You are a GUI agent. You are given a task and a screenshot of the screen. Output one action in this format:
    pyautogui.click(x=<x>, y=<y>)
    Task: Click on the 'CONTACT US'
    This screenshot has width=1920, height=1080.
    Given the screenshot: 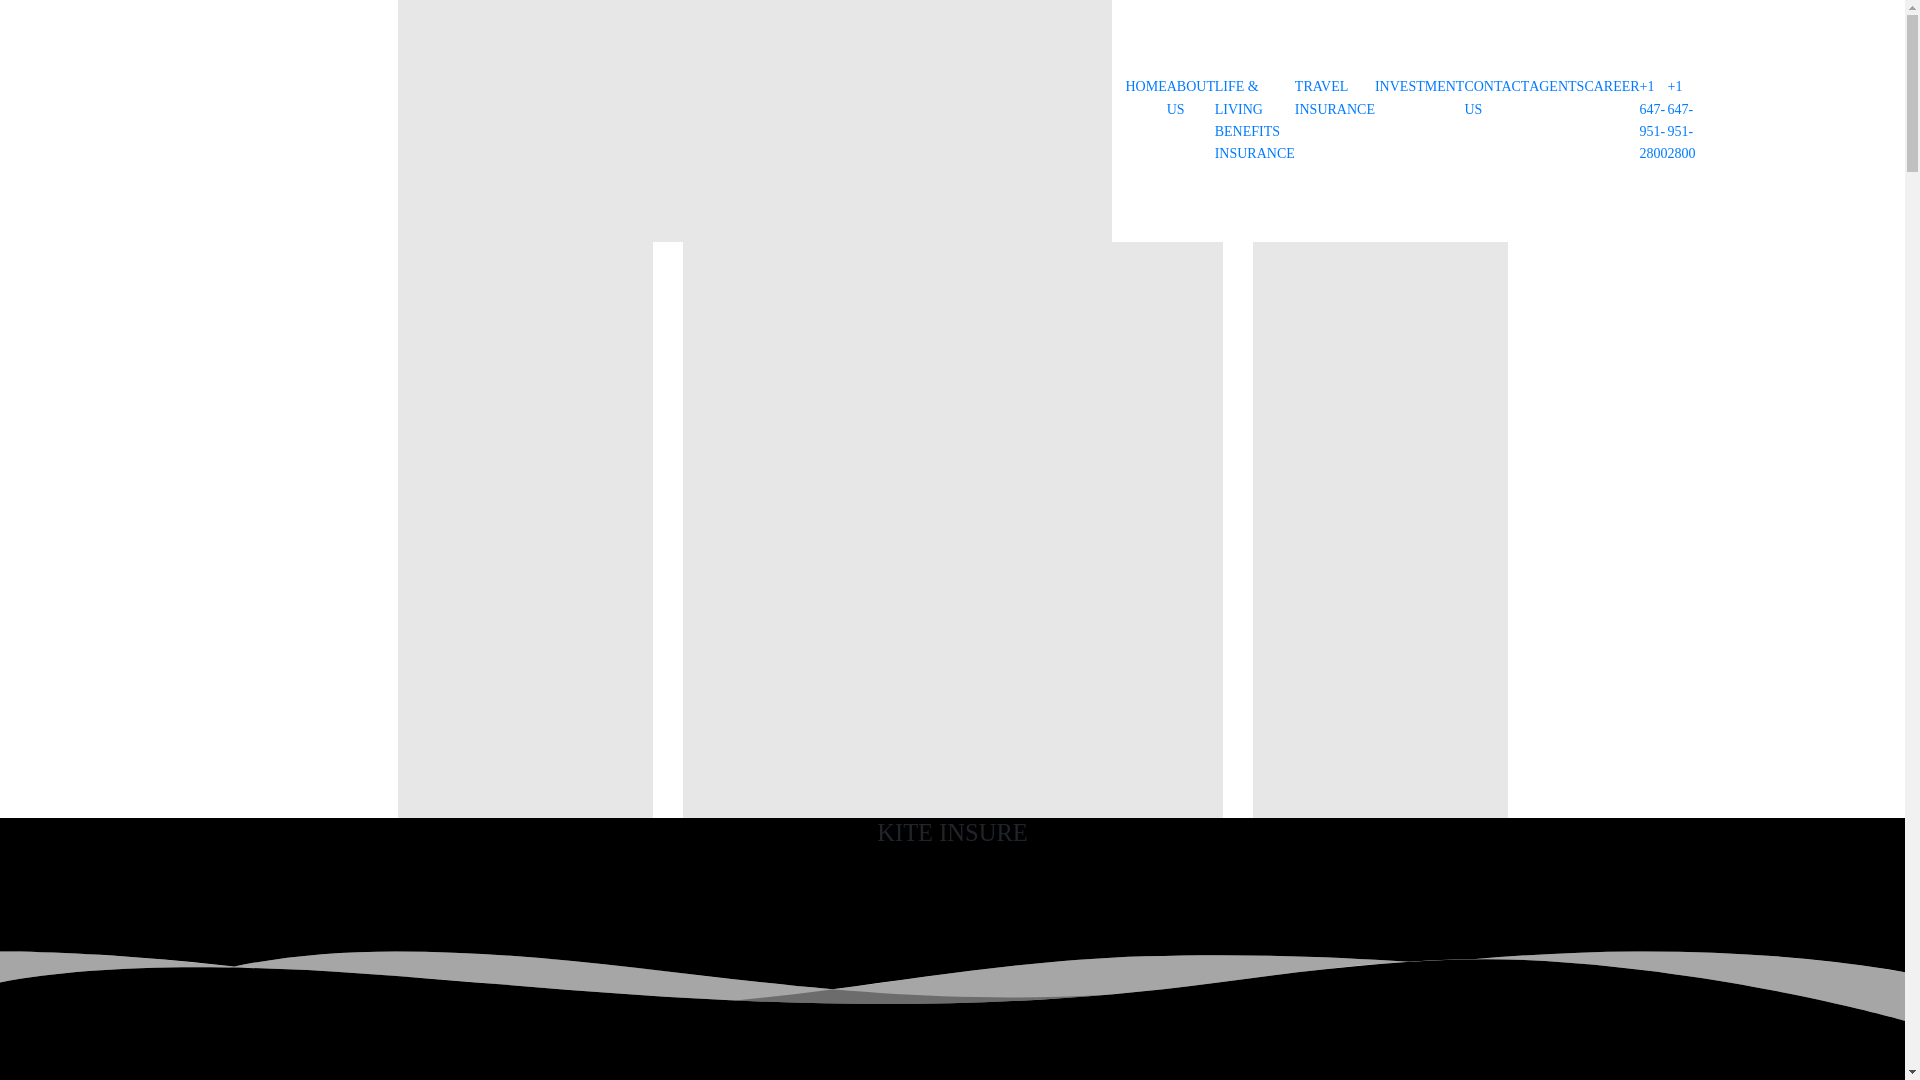 What is the action you would take?
    pyautogui.click(x=1496, y=98)
    